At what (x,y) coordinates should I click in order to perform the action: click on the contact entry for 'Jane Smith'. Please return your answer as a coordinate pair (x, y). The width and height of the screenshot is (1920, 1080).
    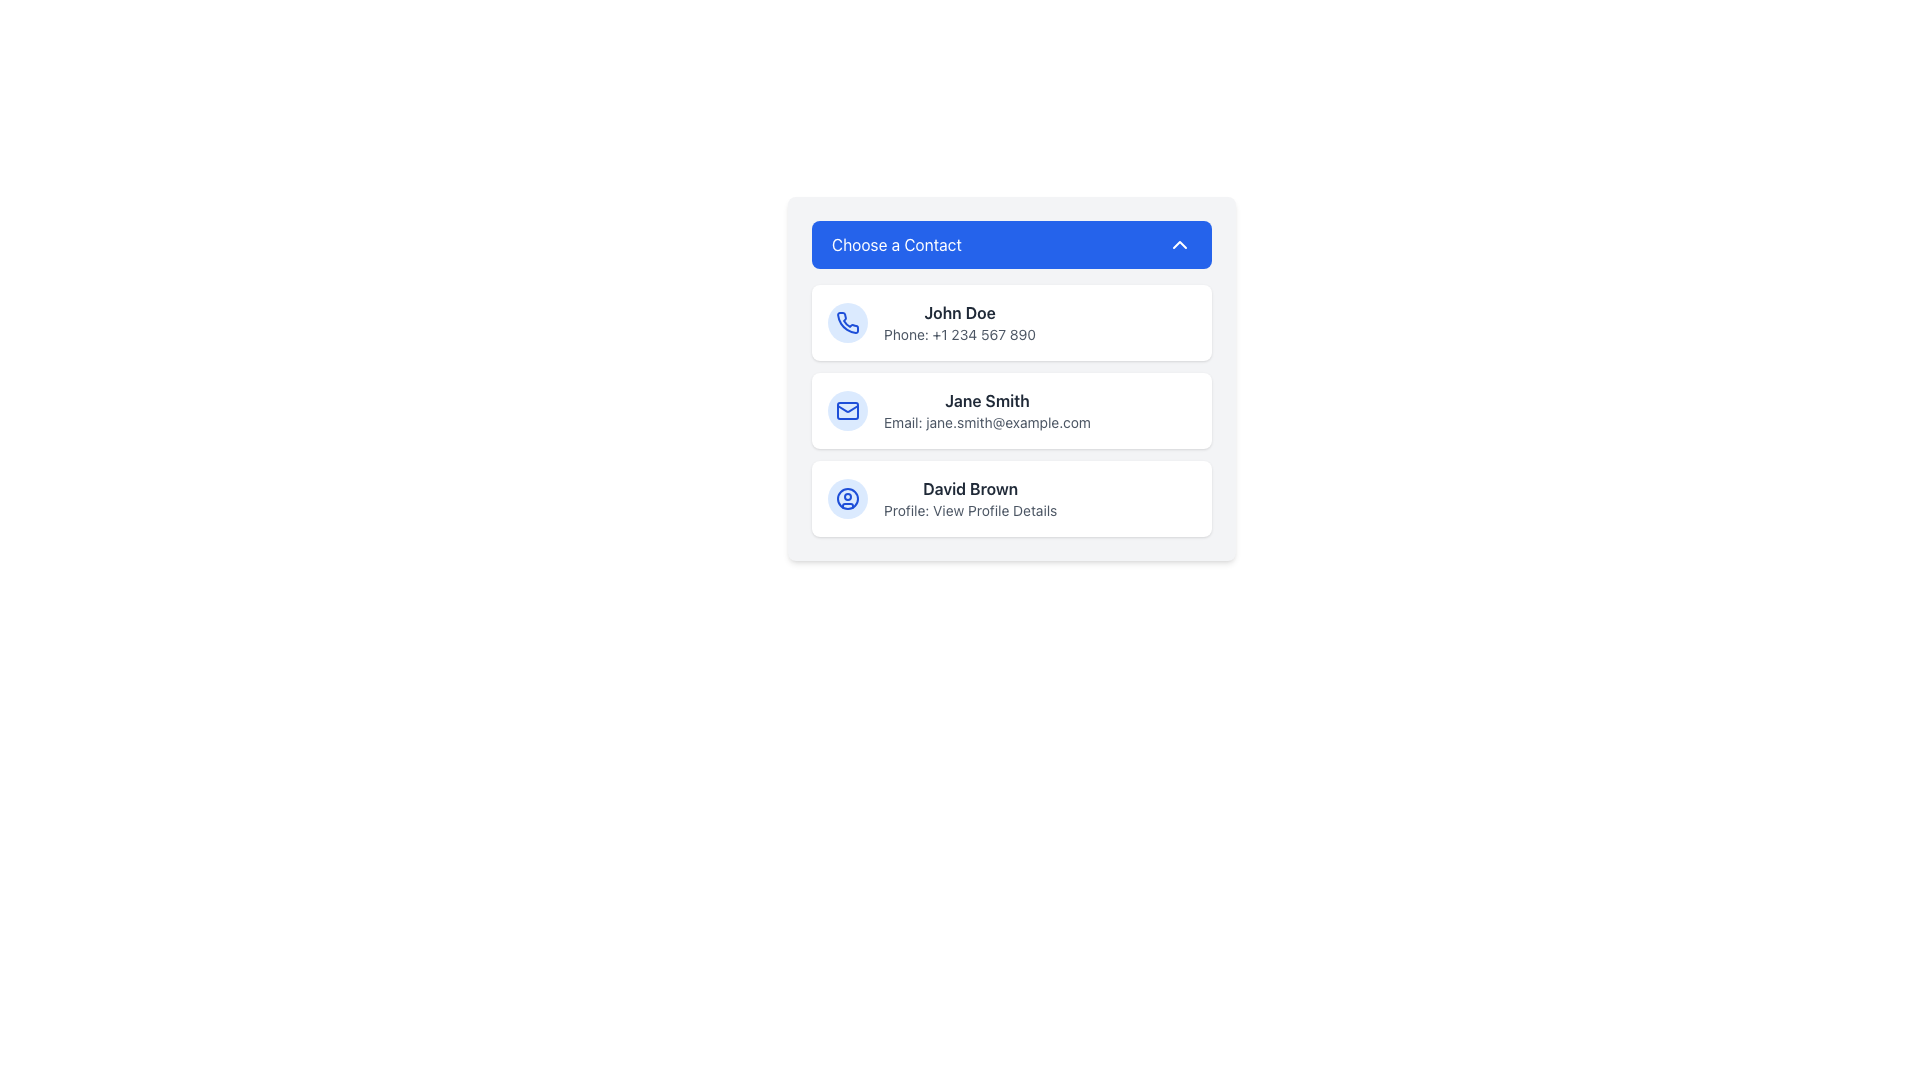
    Looking at the image, I should click on (1012, 410).